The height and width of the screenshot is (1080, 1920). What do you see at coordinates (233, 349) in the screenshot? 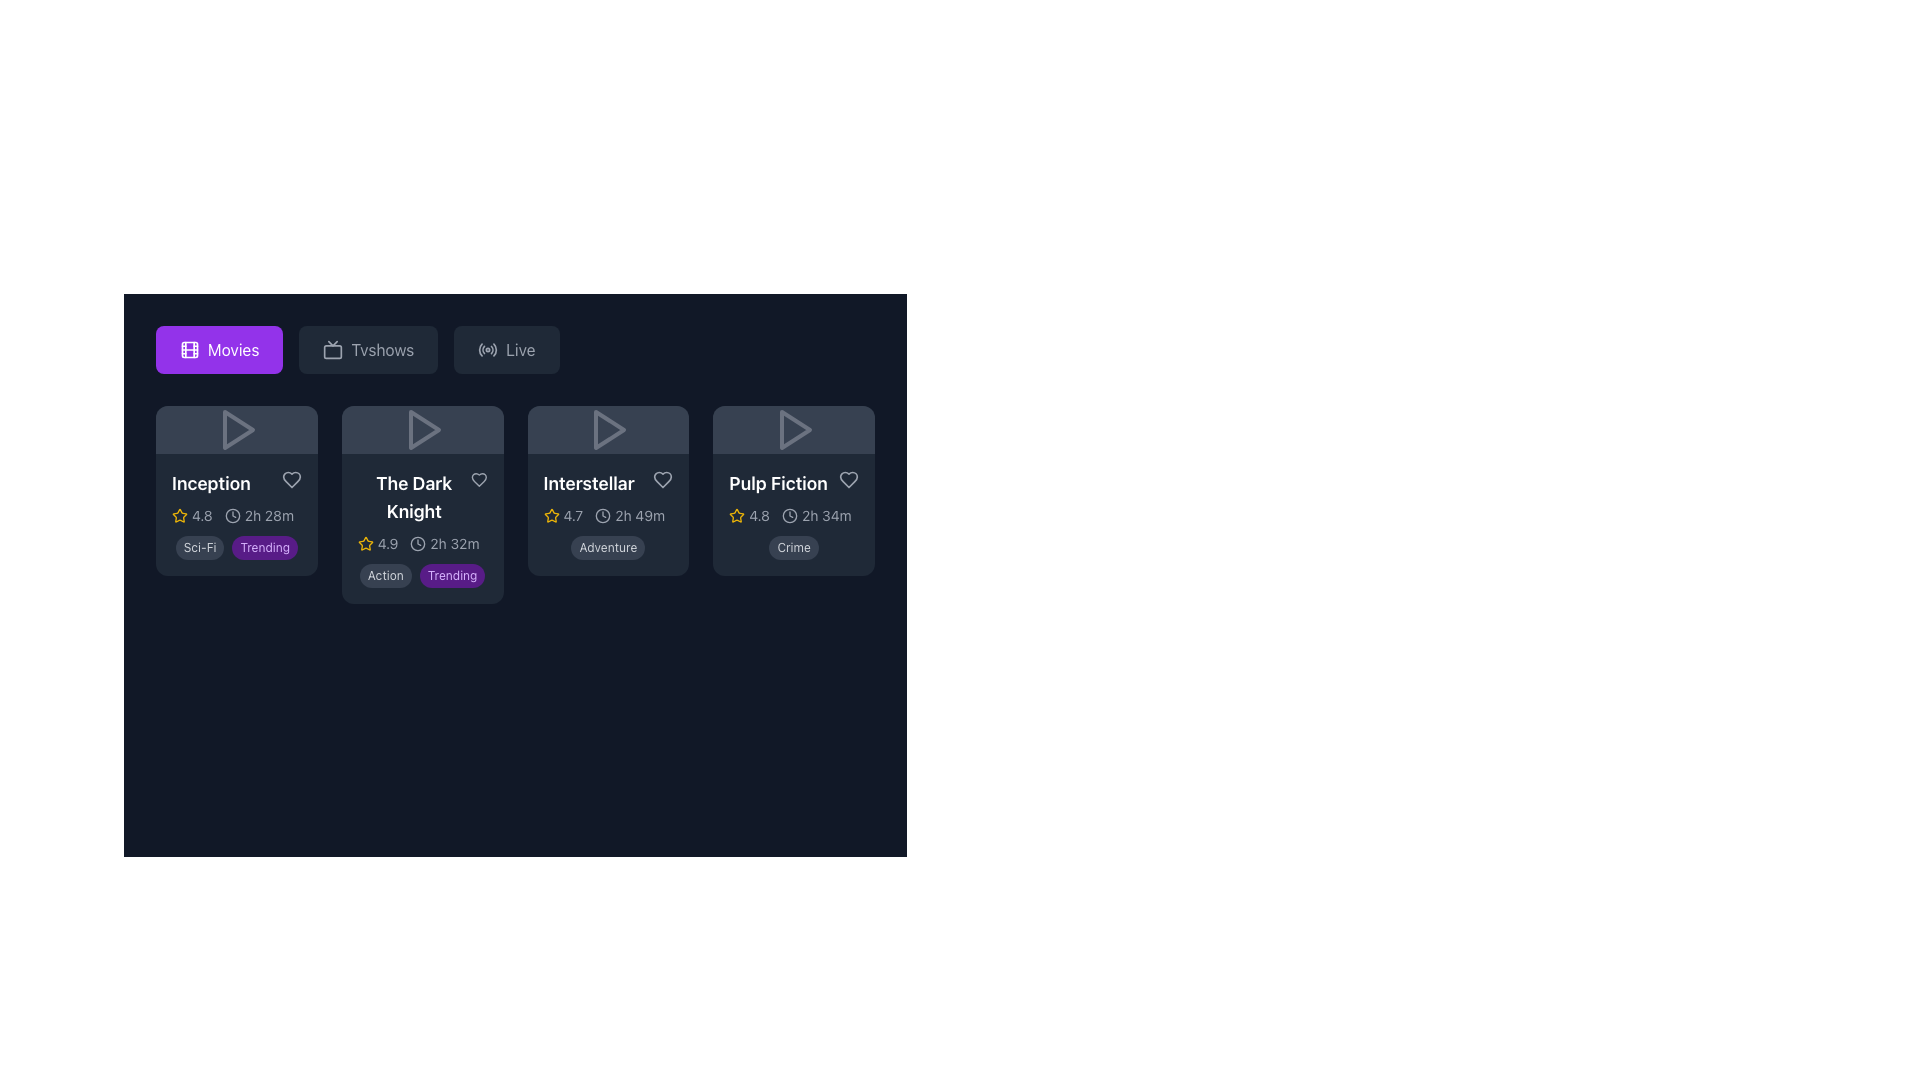
I see `the text within the purple rectangular navigation button in the upper-left portion of the movie browsing application, which likely switches the view` at bounding box center [233, 349].